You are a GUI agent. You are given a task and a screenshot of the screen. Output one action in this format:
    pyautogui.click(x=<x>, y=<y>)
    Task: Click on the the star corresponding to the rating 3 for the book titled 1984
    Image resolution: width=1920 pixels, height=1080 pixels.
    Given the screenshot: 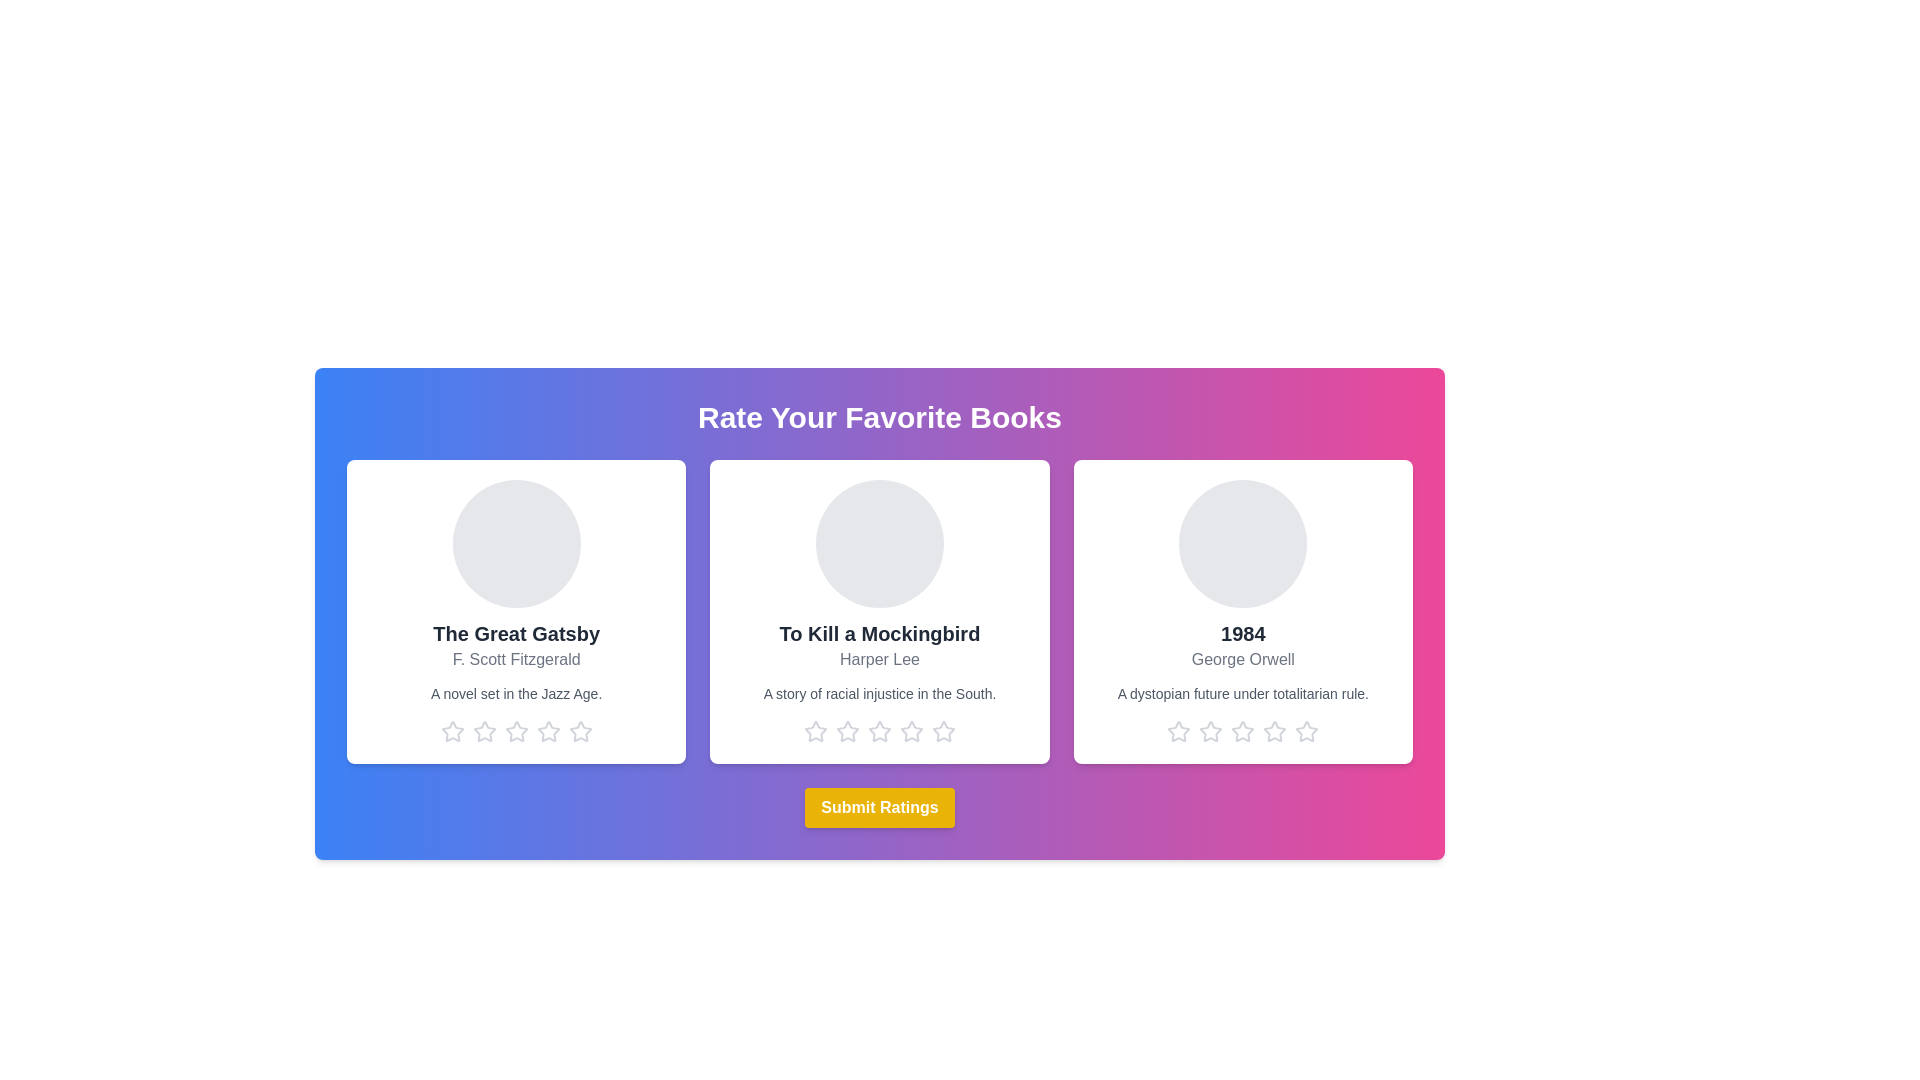 What is the action you would take?
    pyautogui.click(x=1242, y=732)
    